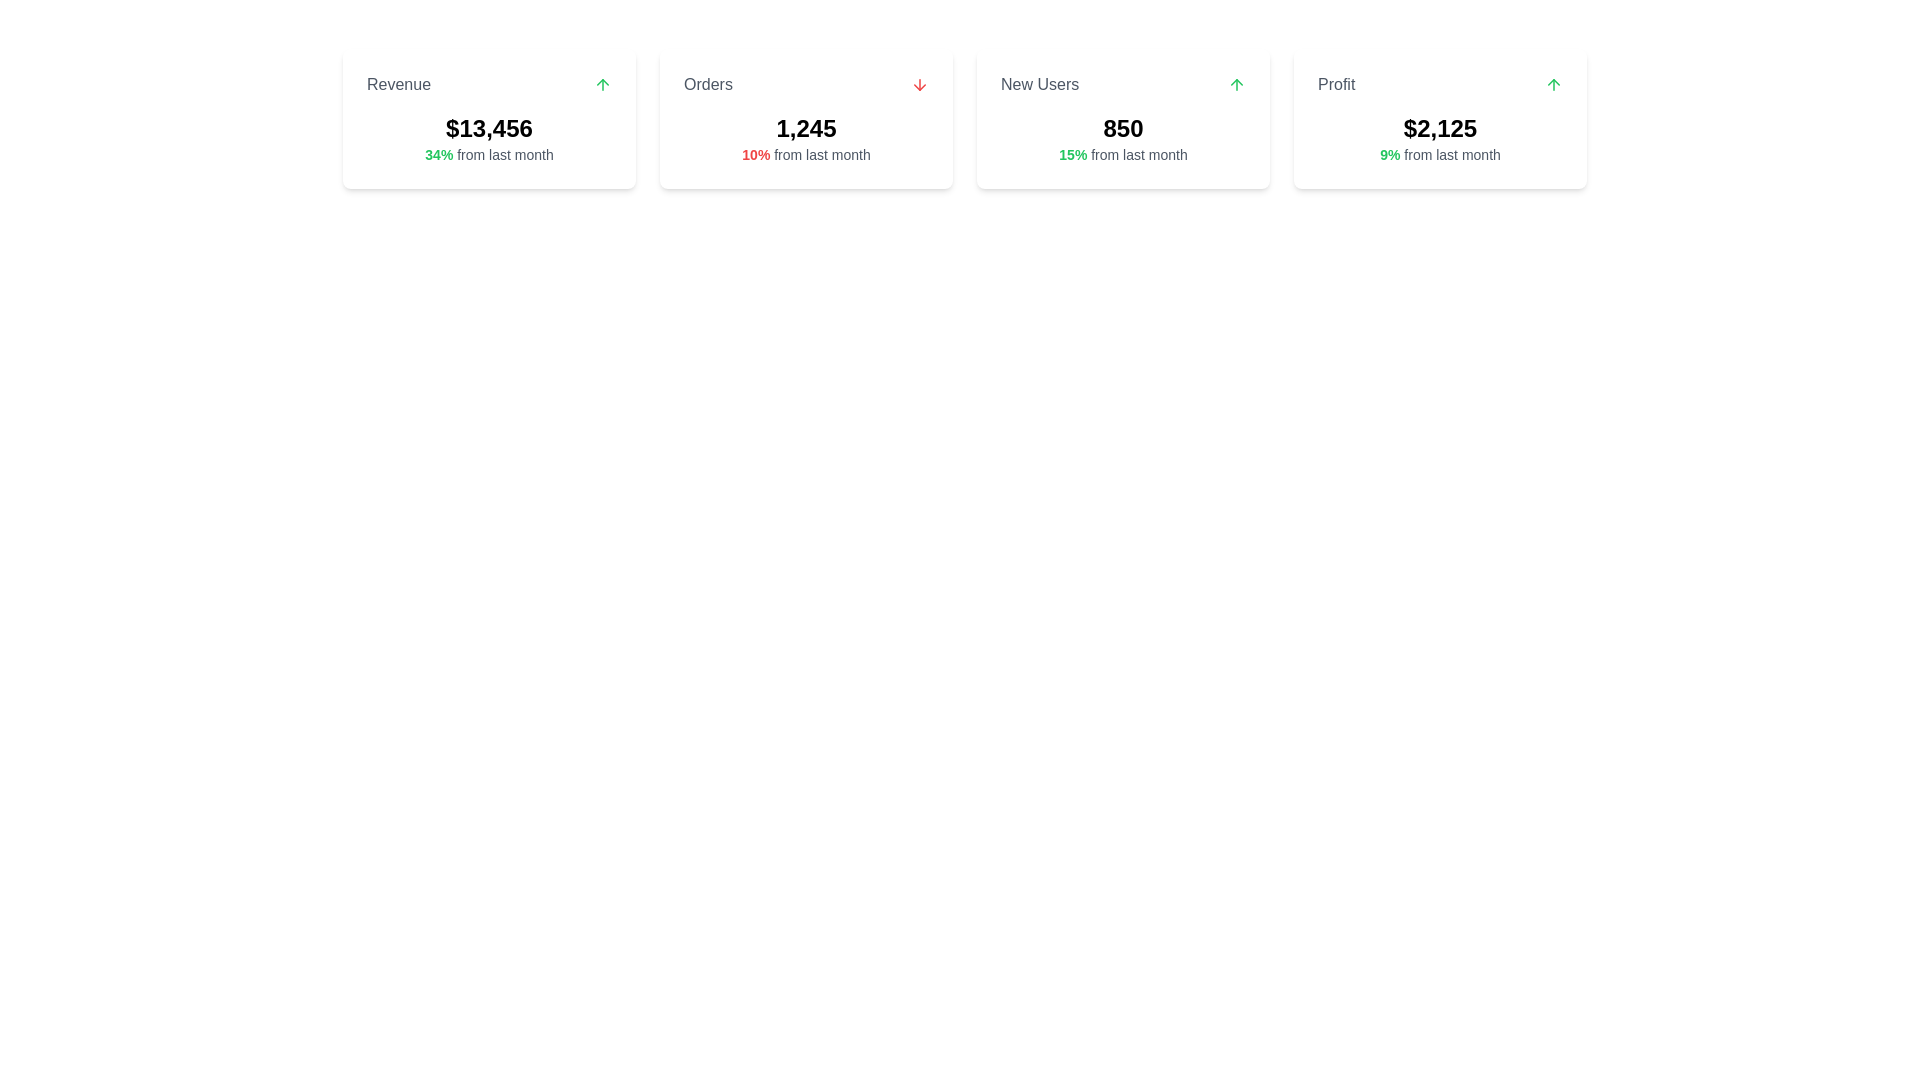 This screenshot has height=1080, width=1920. Describe the element at coordinates (1389, 153) in the screenshot. I see `the bold green text displaying '9%' located in the 'Profit' section on the rightmost card of the summary cards` at that location.